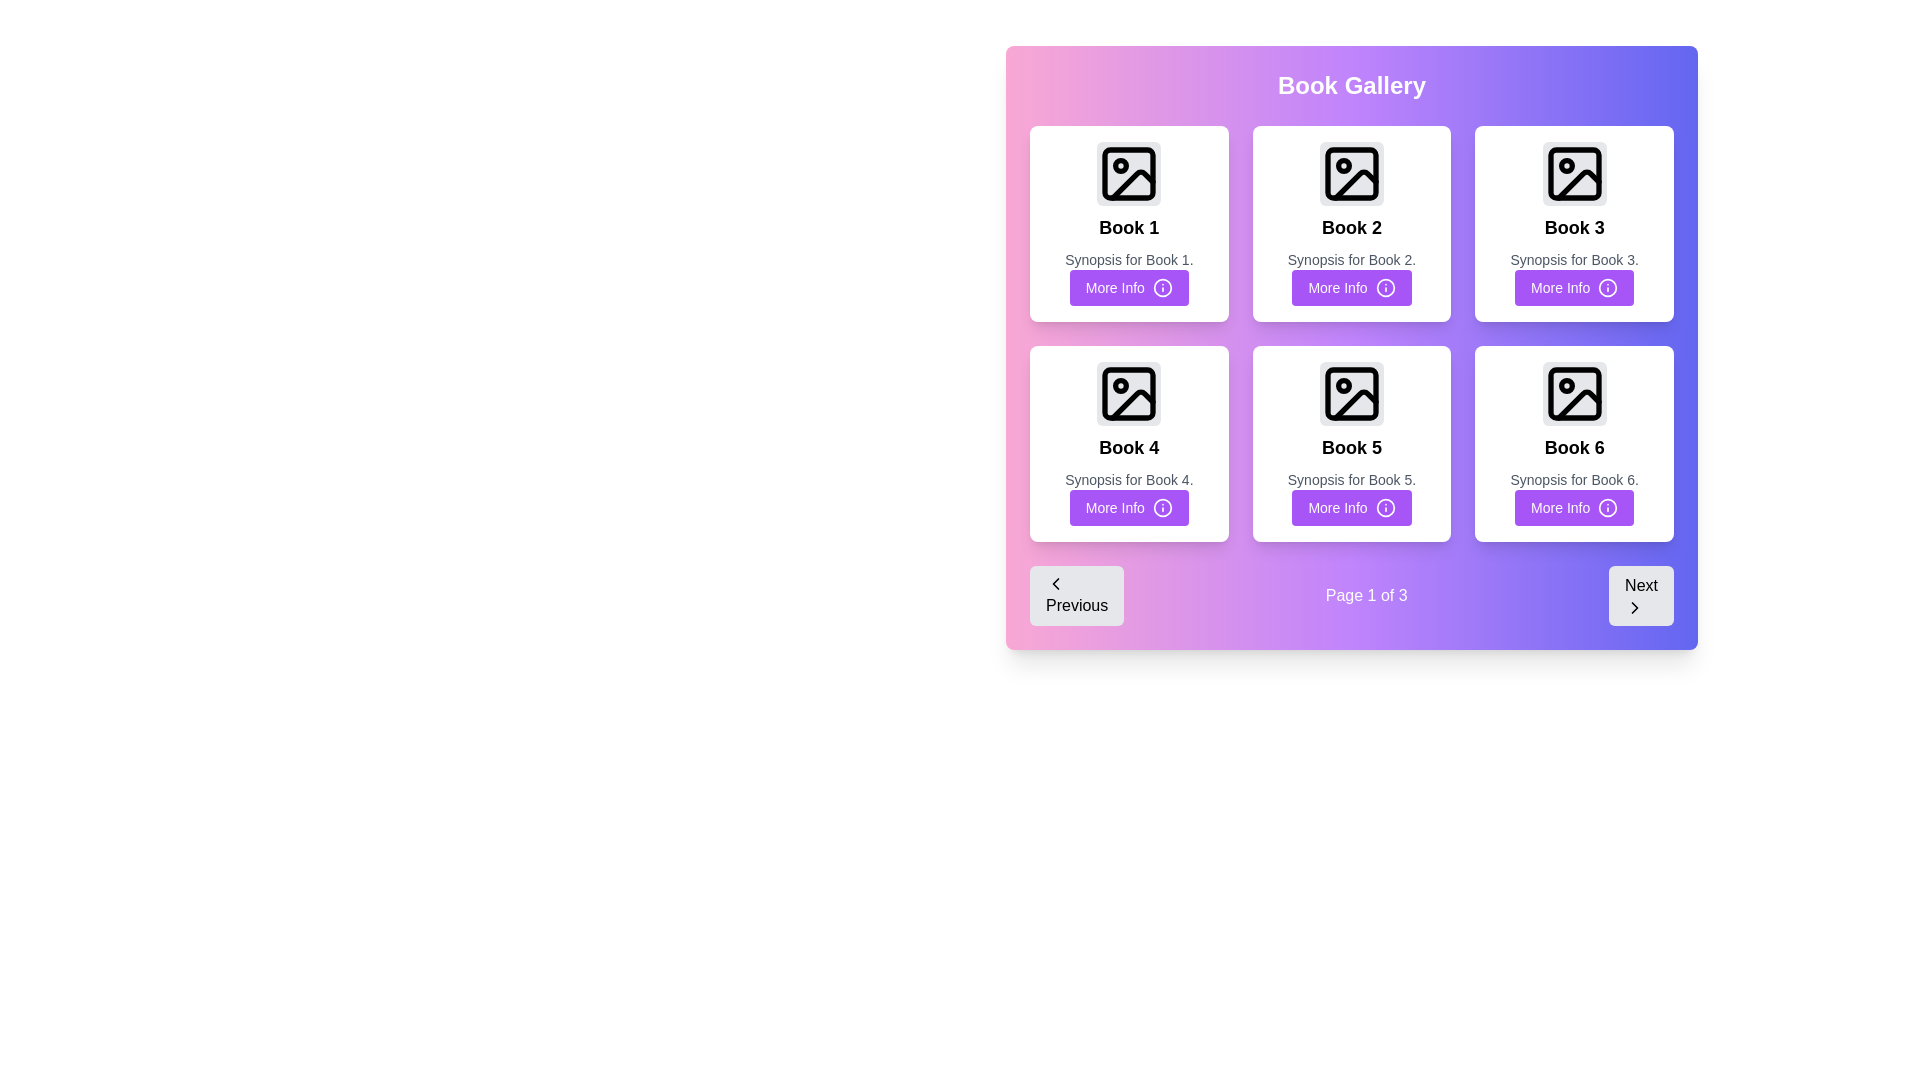  Describe the element at coordinates (1352, 258) in the screenshot. I see `the Text label that provides a brief synopsis or description of the associated book 'Book 2', located directly below the title text 'Book 2' and above the 'More Info' button in the second column of the first row, within the section labeled 'Book Gallery'` at that location.